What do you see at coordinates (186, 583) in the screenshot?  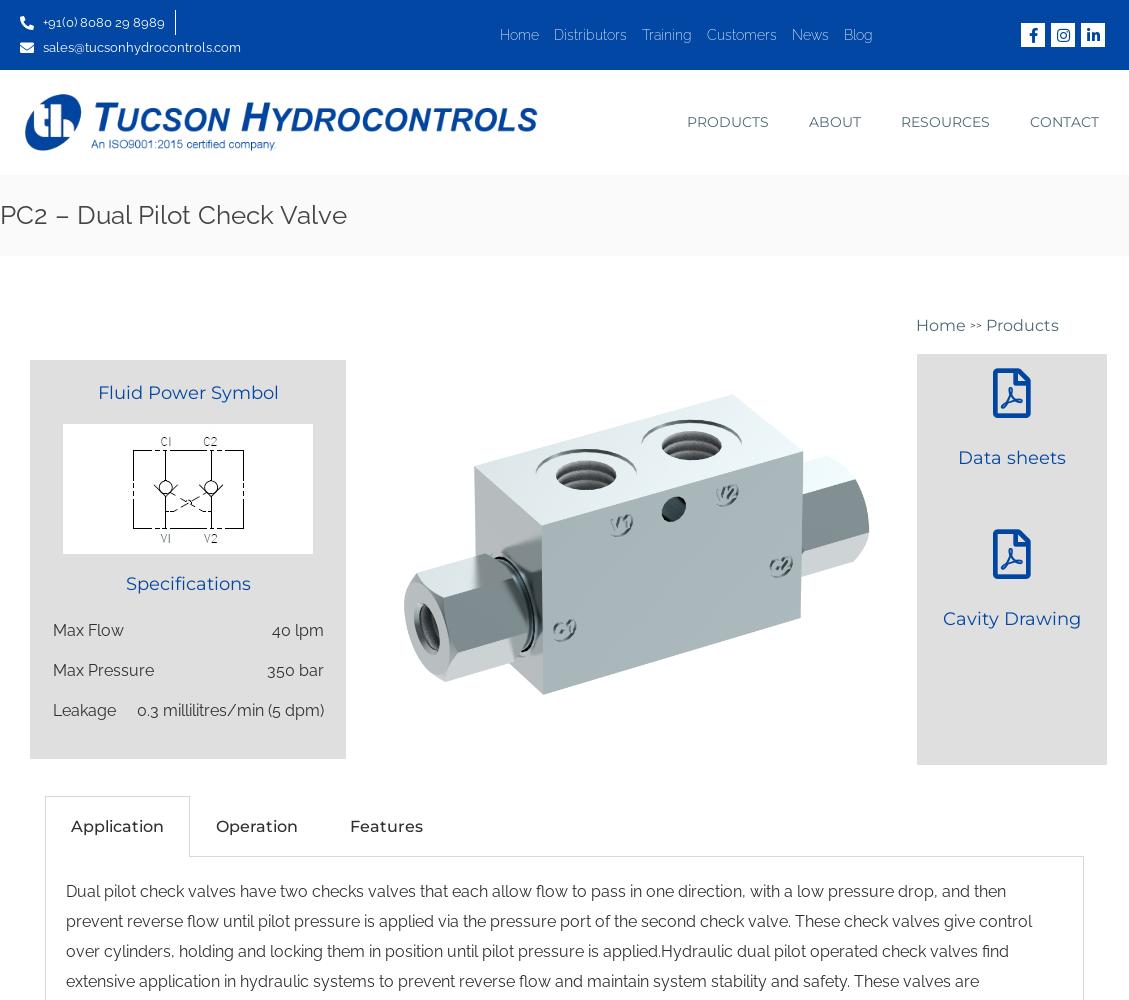 I see `'Specifications'` at bounding box center [186, 583].